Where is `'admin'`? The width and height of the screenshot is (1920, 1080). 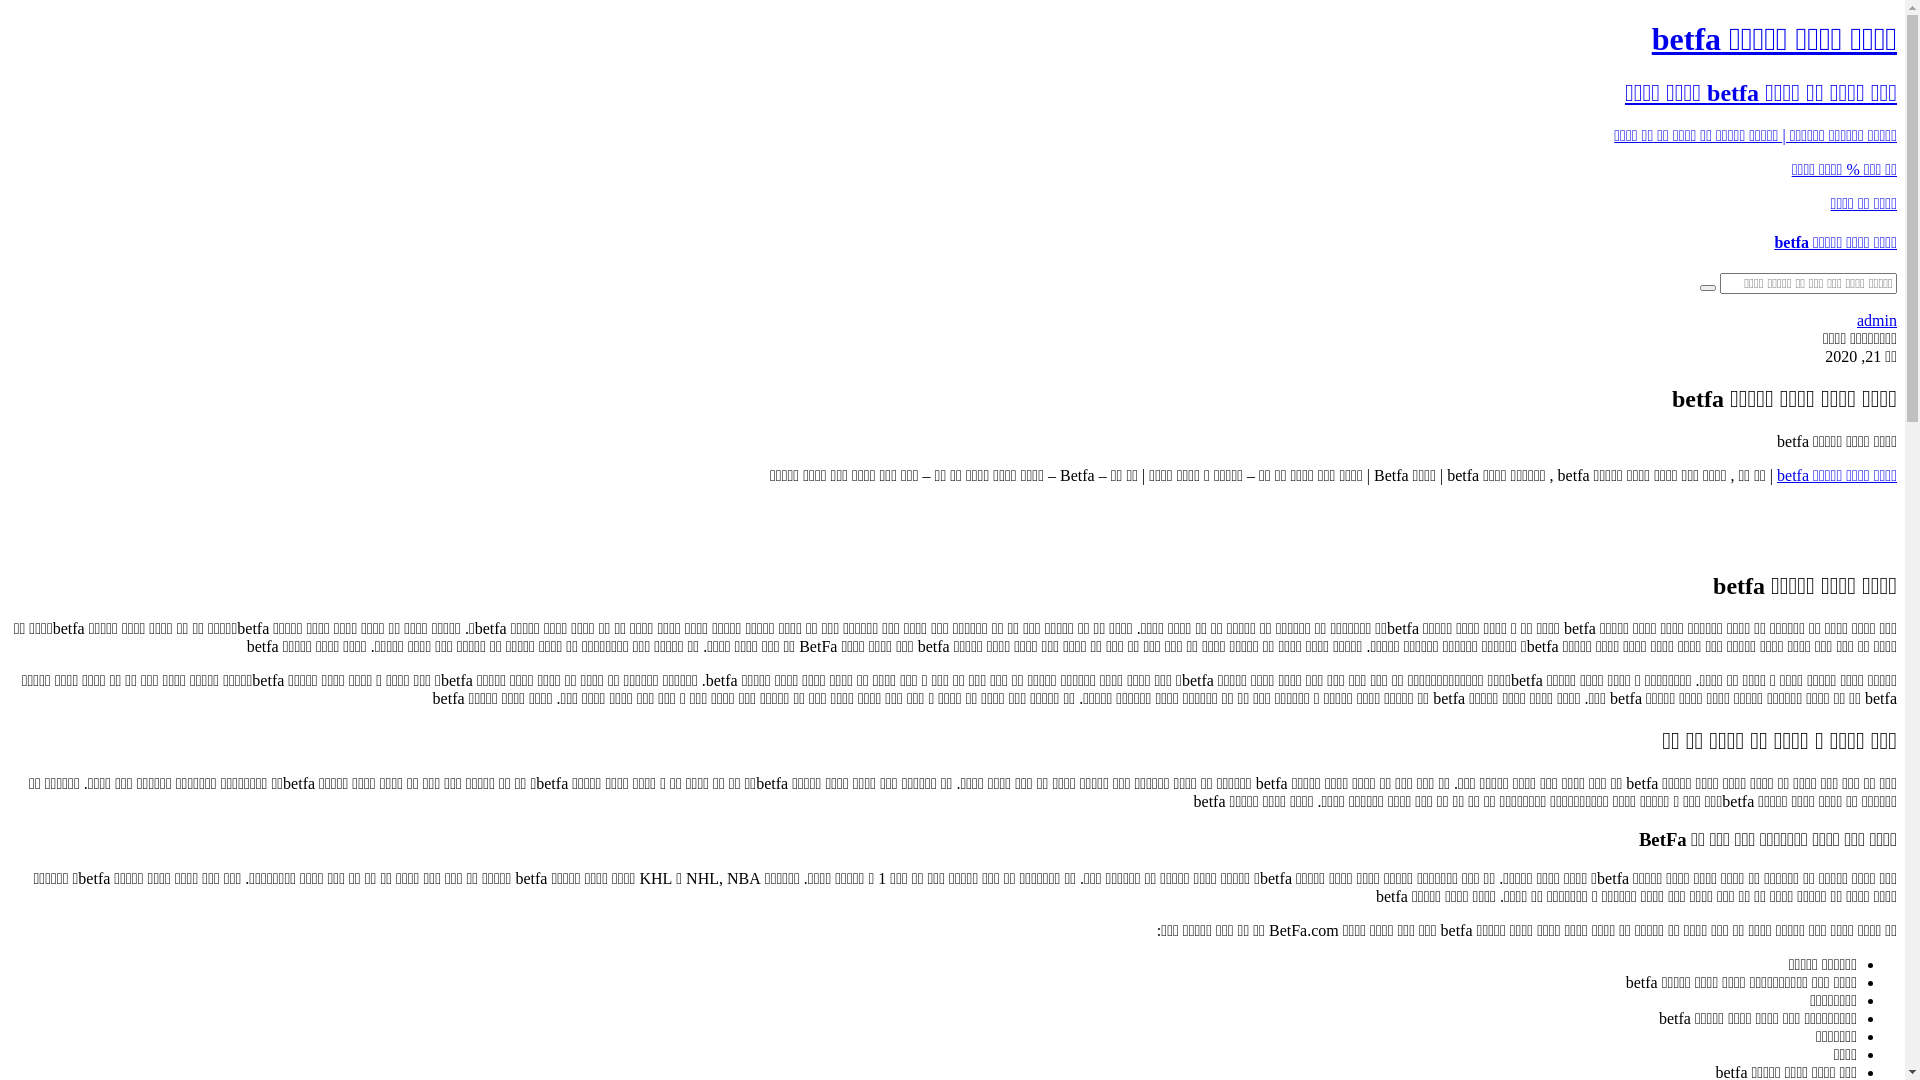 'admin' is located at coordinates (1875, 319).